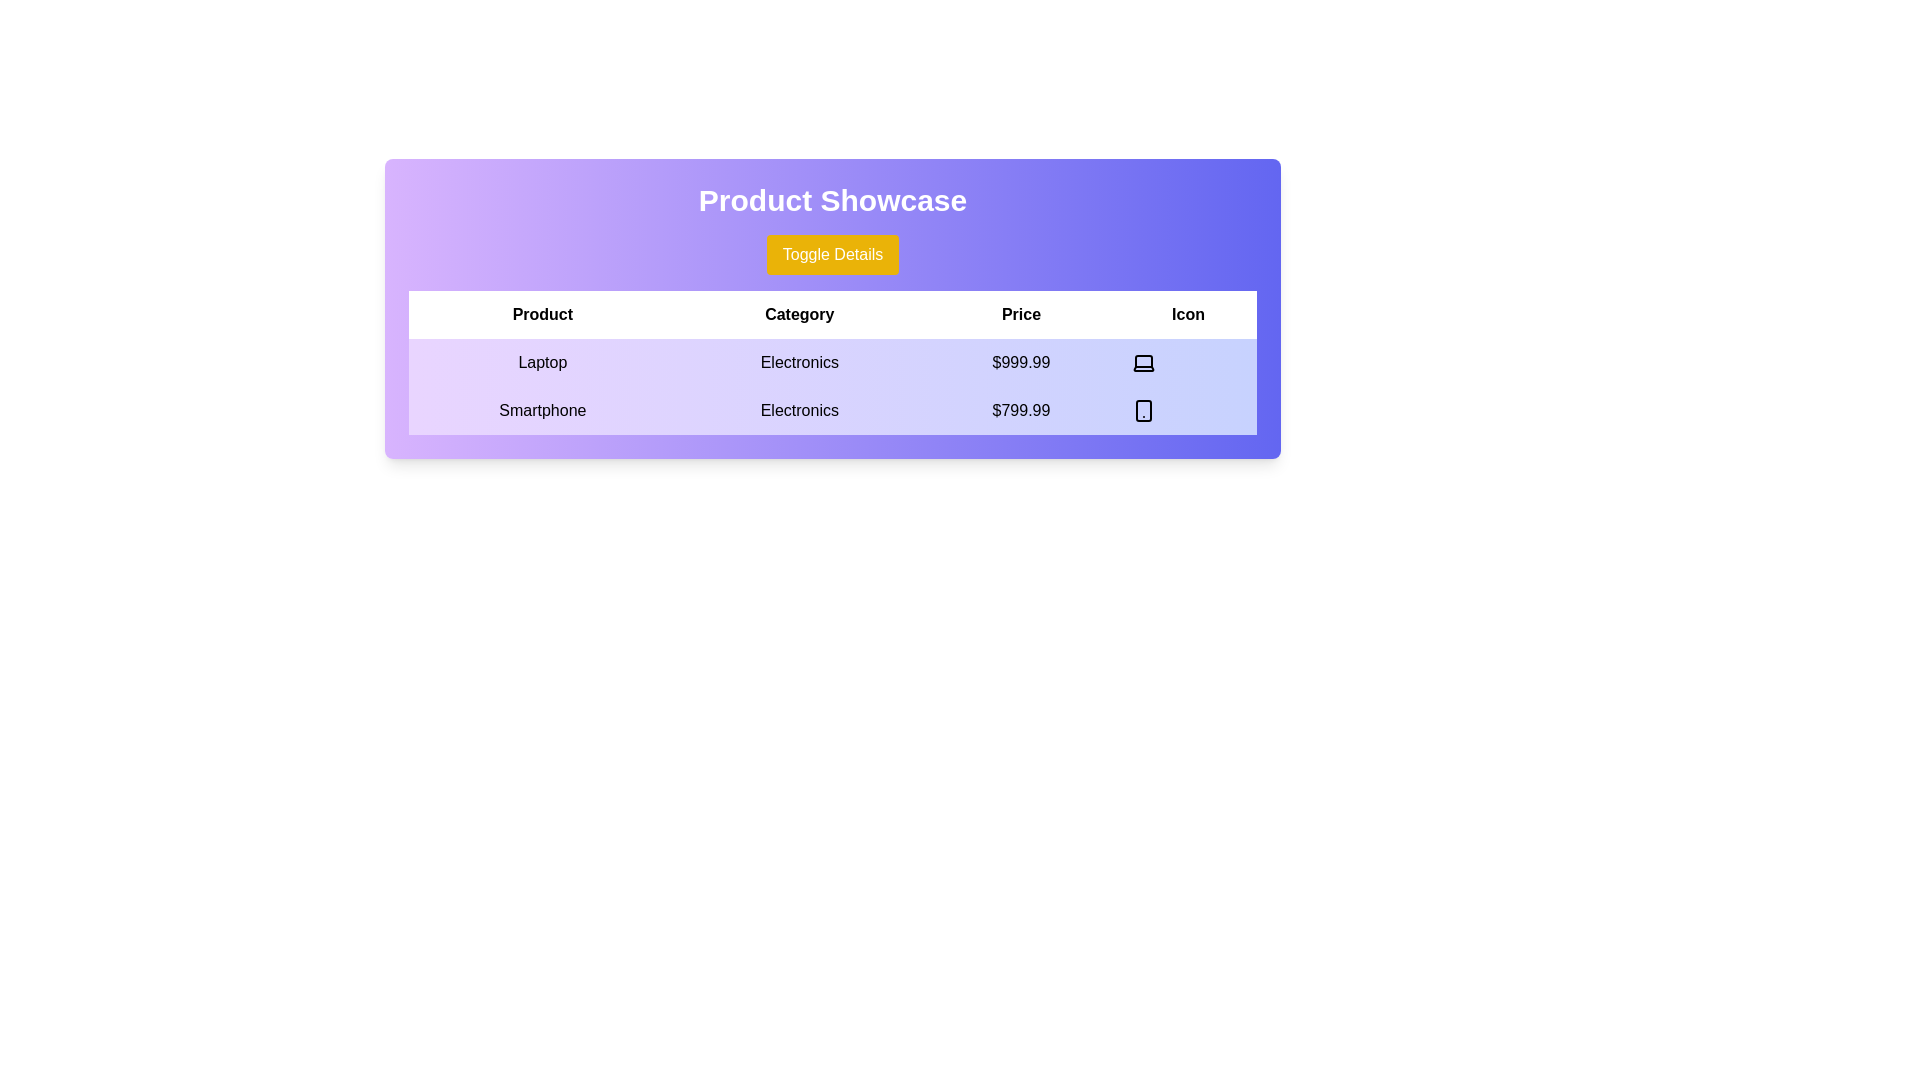  What do you see at coordinates (798, 315) in the screenshot?
I see `the text label displaying 'Category', which is the second header in a row of four at the top of a data table, positioned between 'Product' and 'Price'` at bounding box center [798, 315].